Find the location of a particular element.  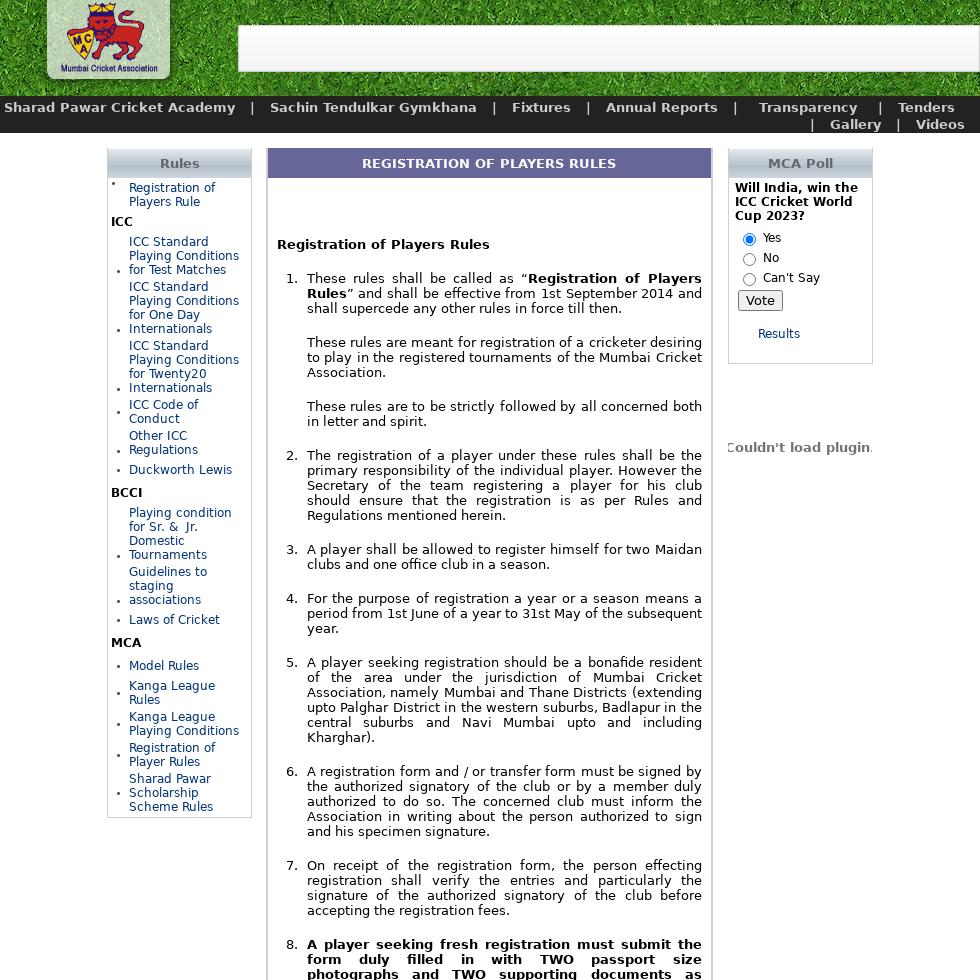

'MCA Poll' is located at coordinates (800, 162).